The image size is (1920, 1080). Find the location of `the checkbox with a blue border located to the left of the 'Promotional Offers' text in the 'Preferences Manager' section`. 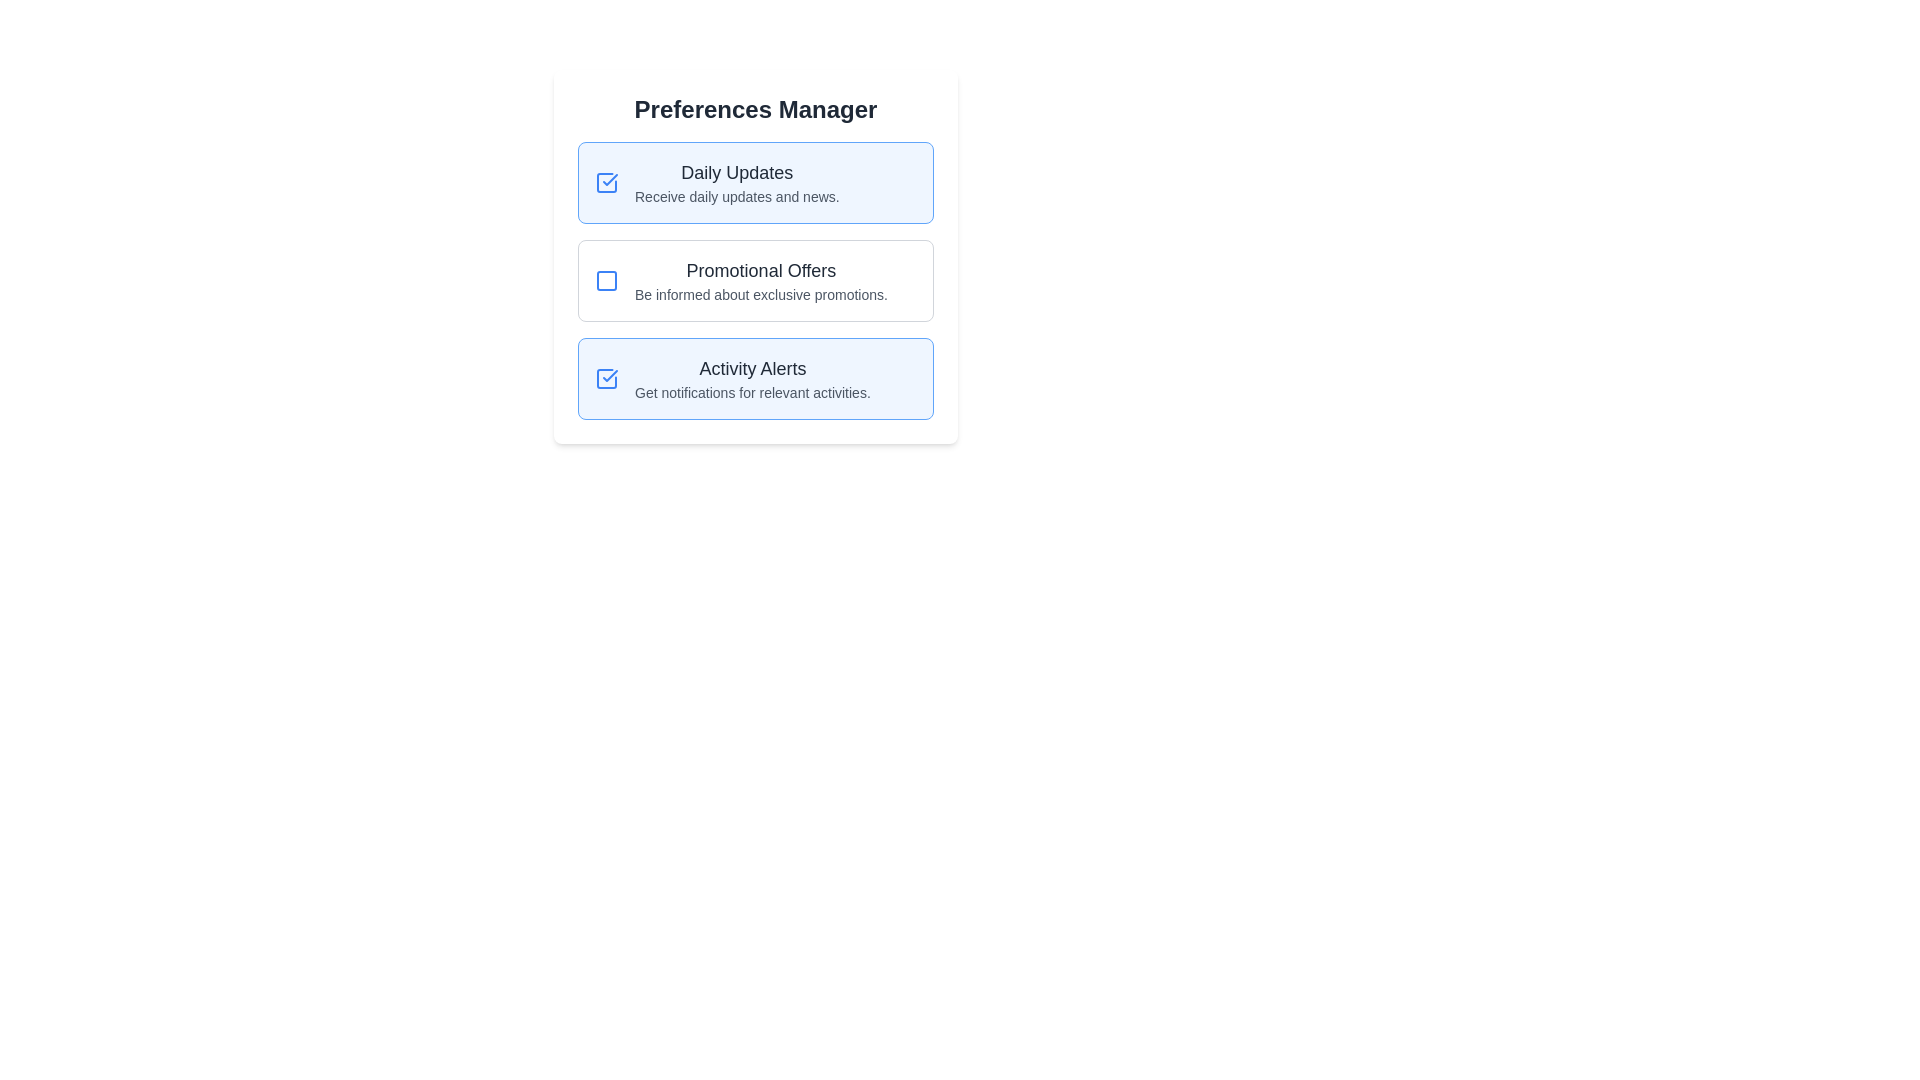

the checkbox with a blue border located to the left of the 'Promotional Offers' text in the 'Preferences Manager' section is located at coordinates (605, 281).